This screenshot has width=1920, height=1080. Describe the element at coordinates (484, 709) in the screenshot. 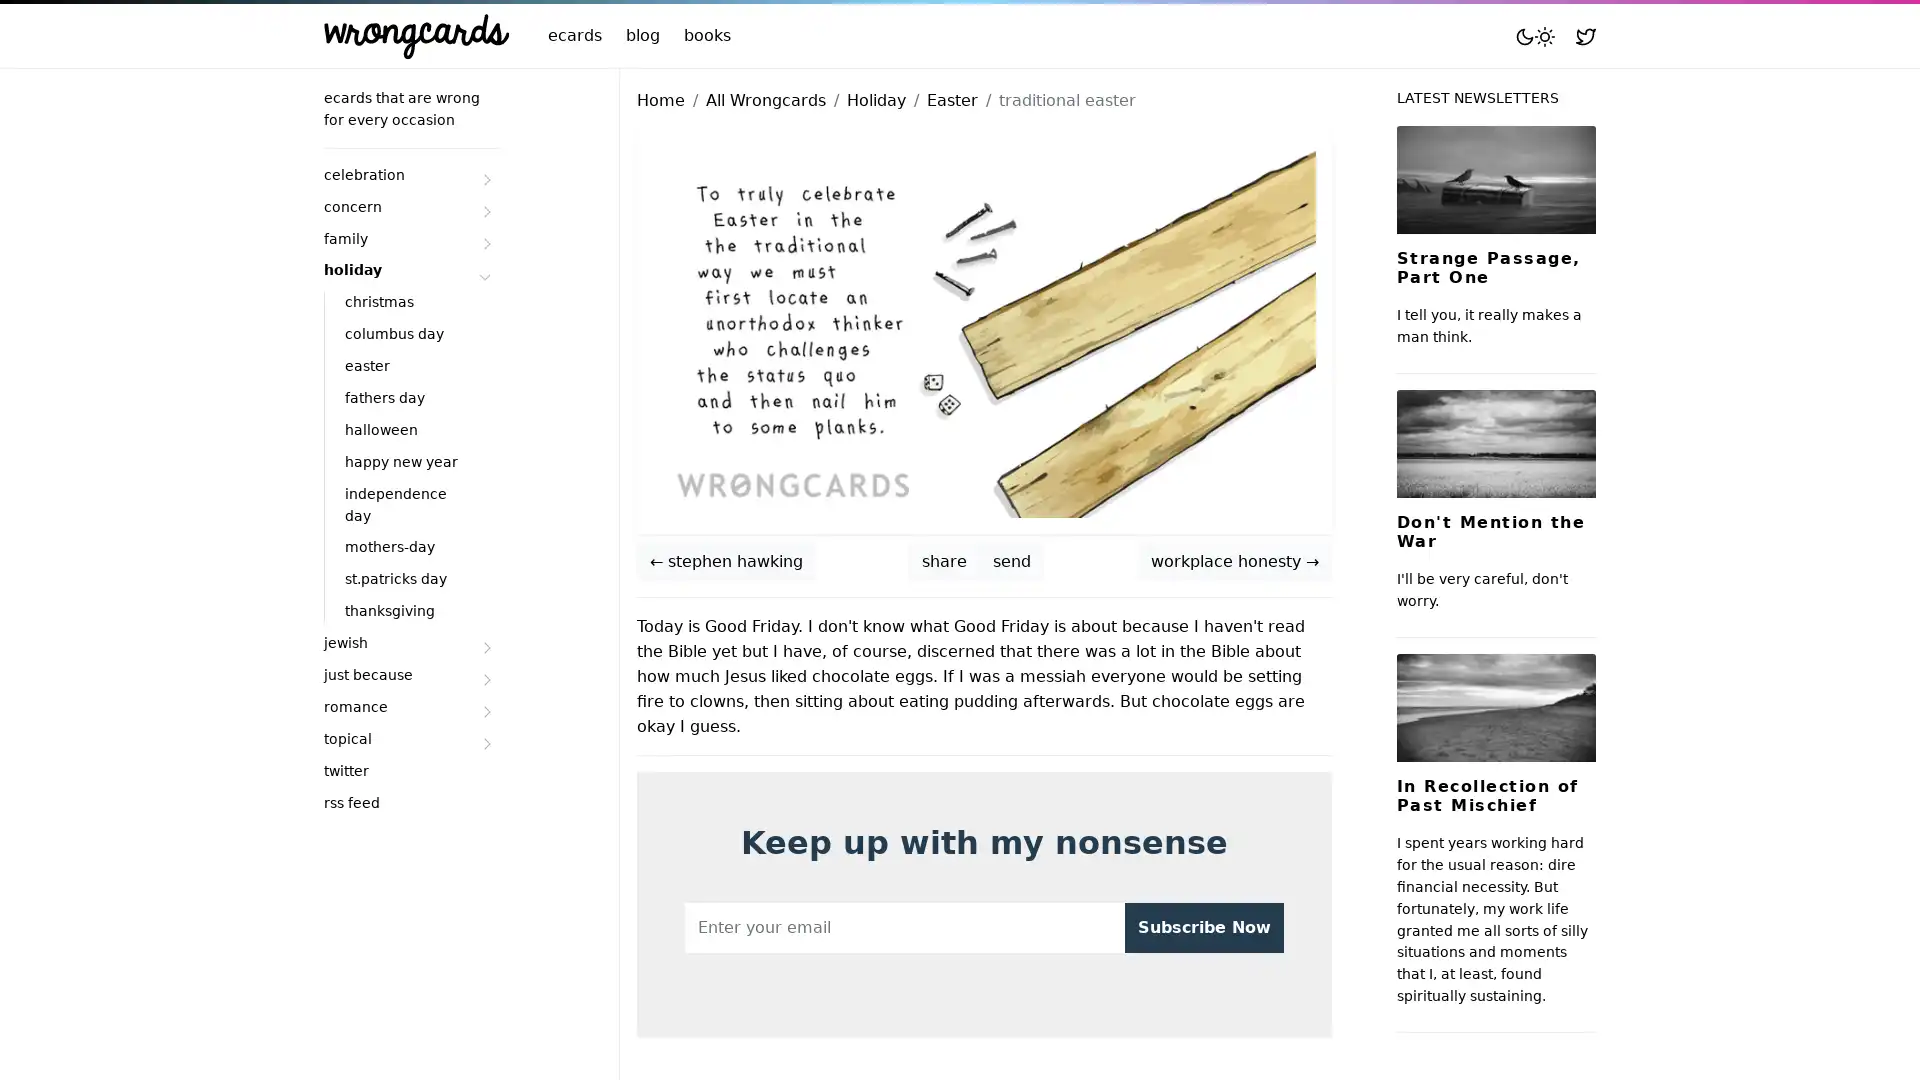

I see `Submenu` at that location.